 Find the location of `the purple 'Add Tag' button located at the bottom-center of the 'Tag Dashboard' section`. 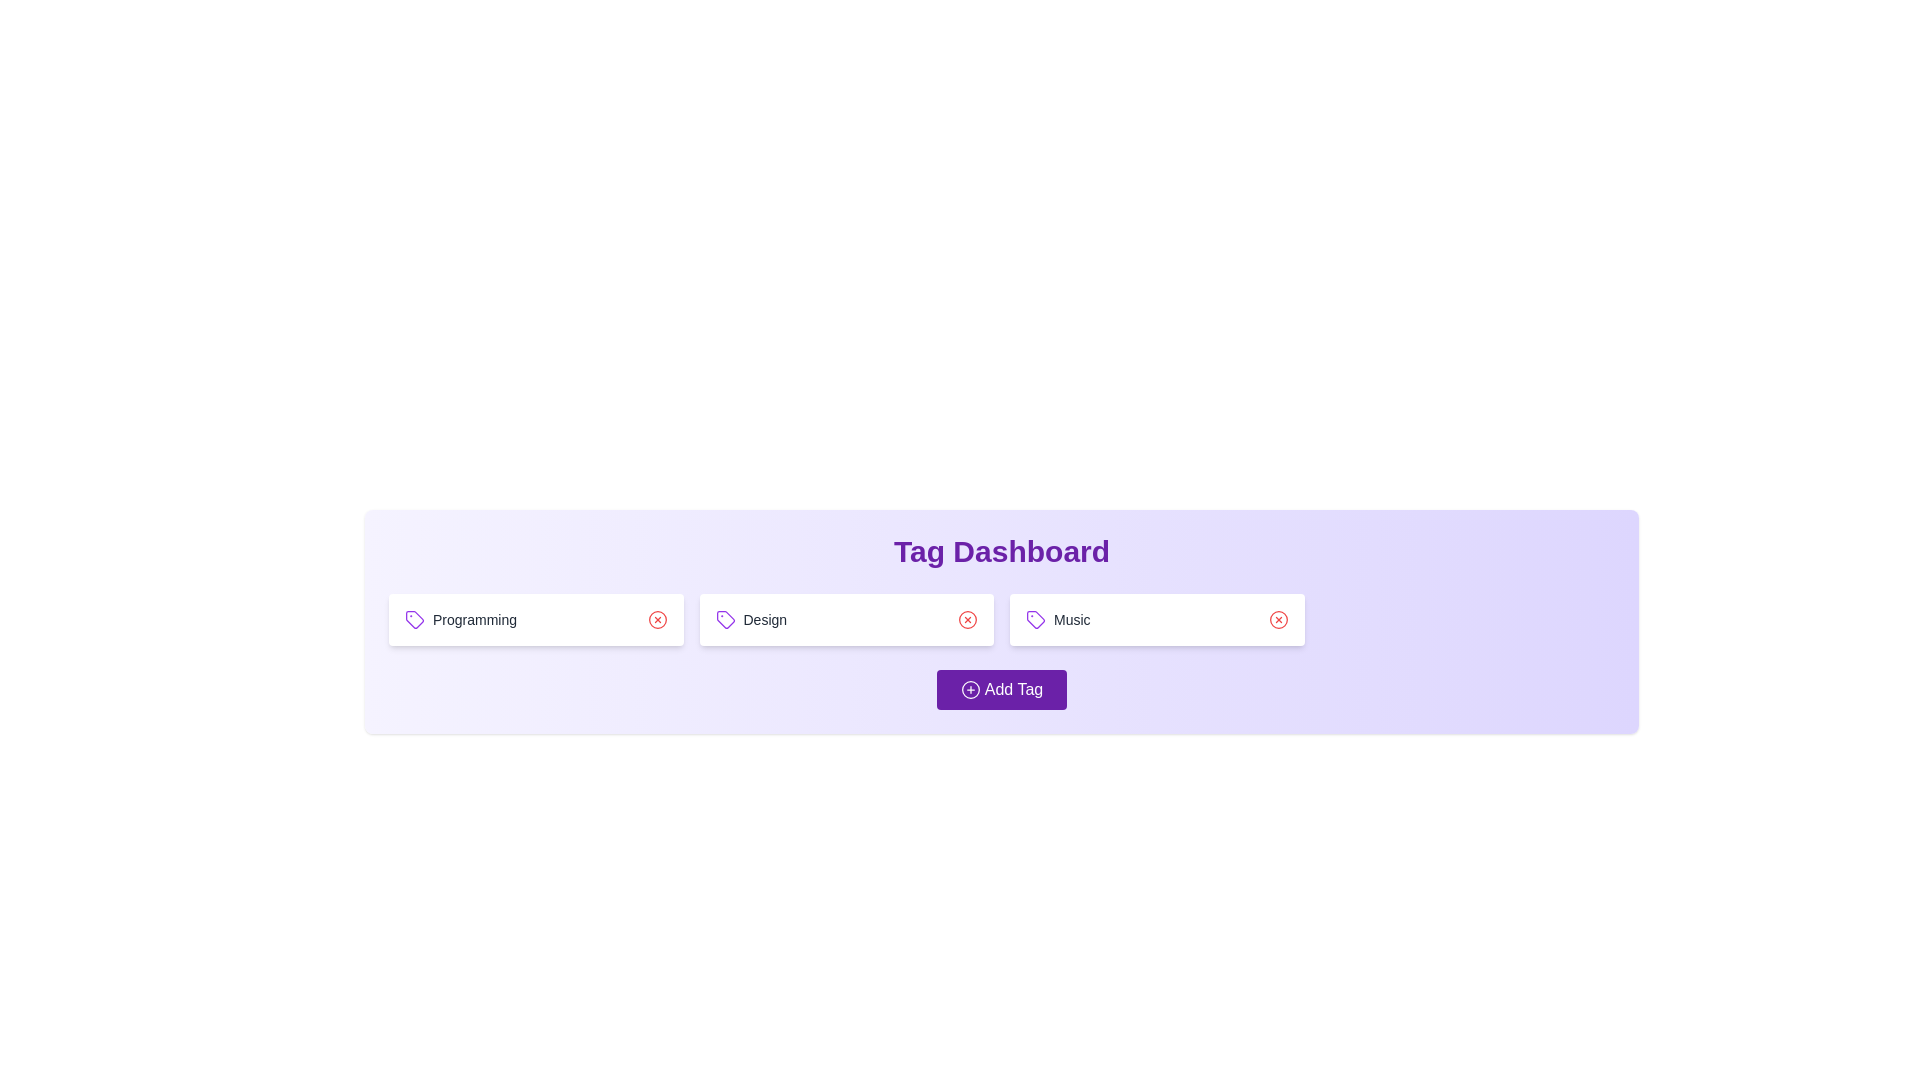

the purple 'Add Tag' button located at the bottom-center of the 'Tag Dashboard' section is located at coordinates (1001, 689).